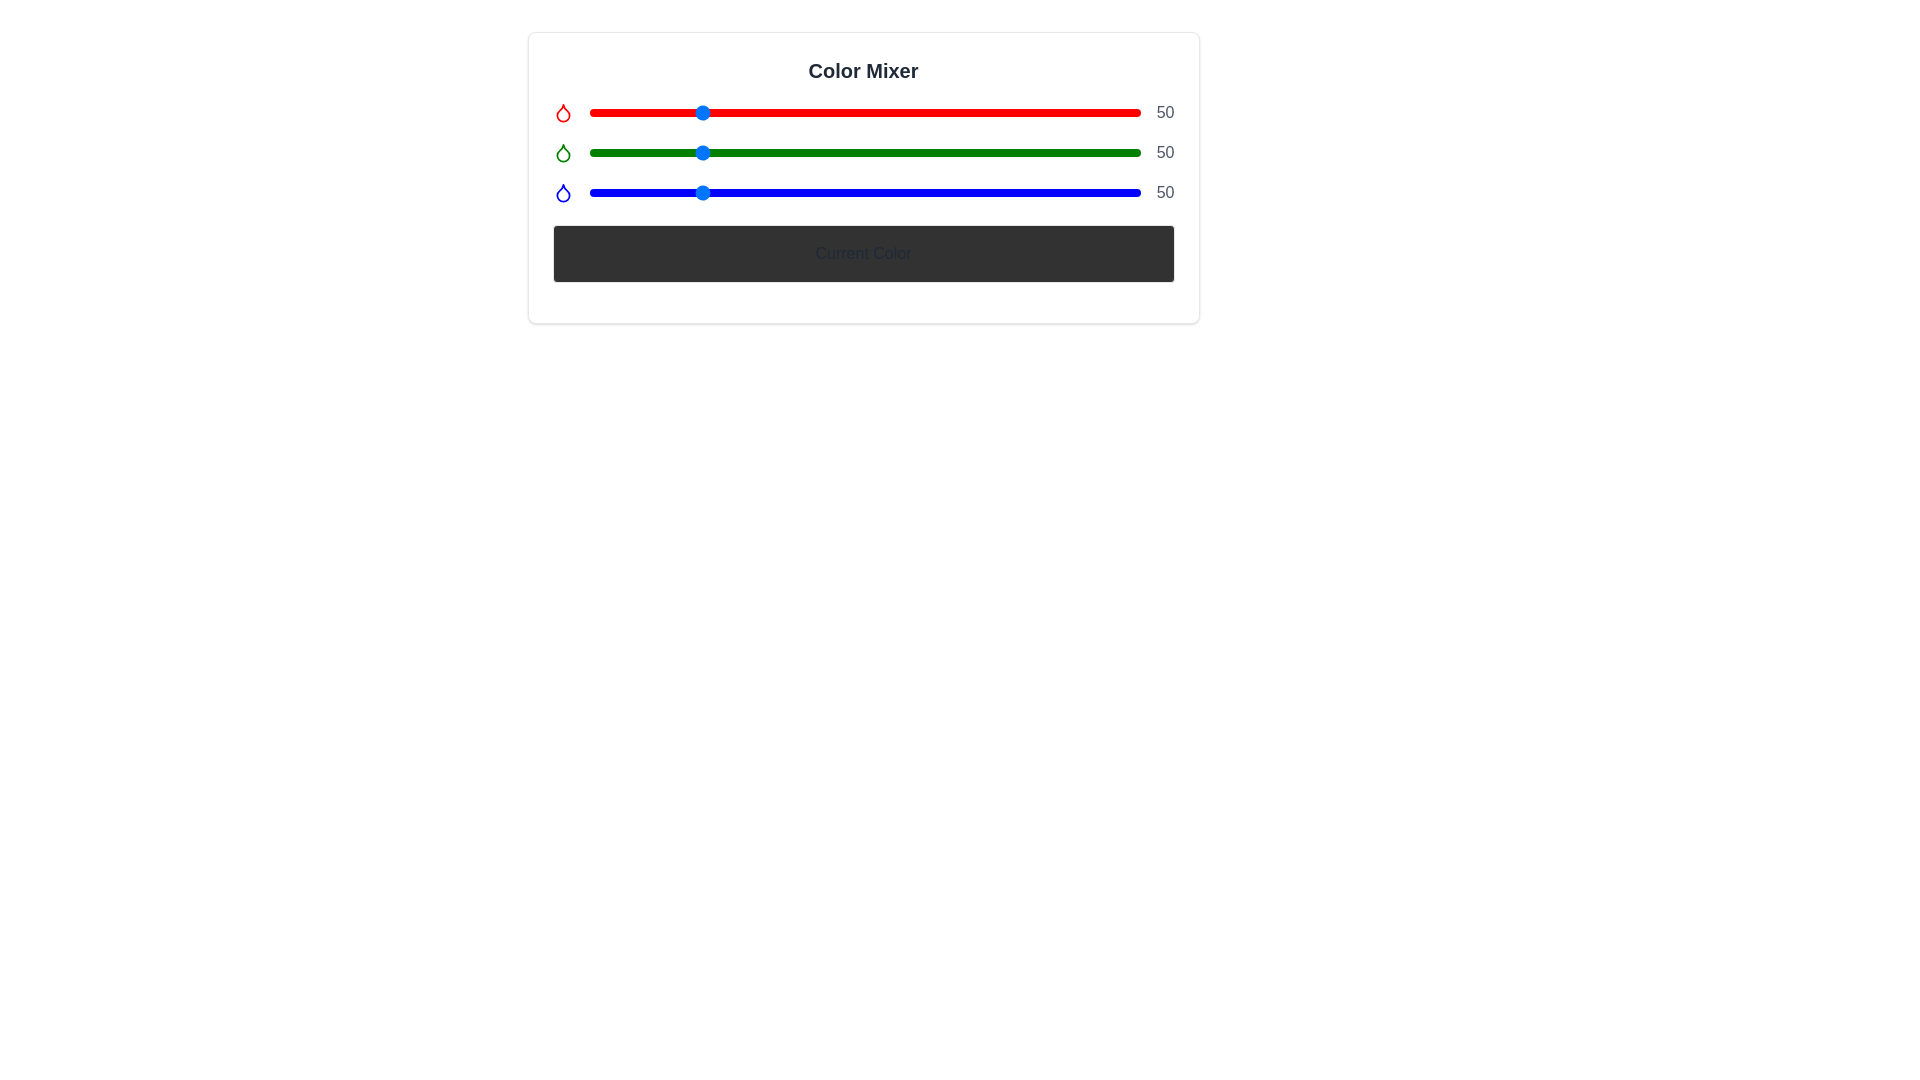 Image resolution: width=1920 pixels, height=1080 pixels. What do you see at coordinates (719, 192) in the screenshot?
I see `the blue slider to set its value to 60` at bounding box center [719, 192].